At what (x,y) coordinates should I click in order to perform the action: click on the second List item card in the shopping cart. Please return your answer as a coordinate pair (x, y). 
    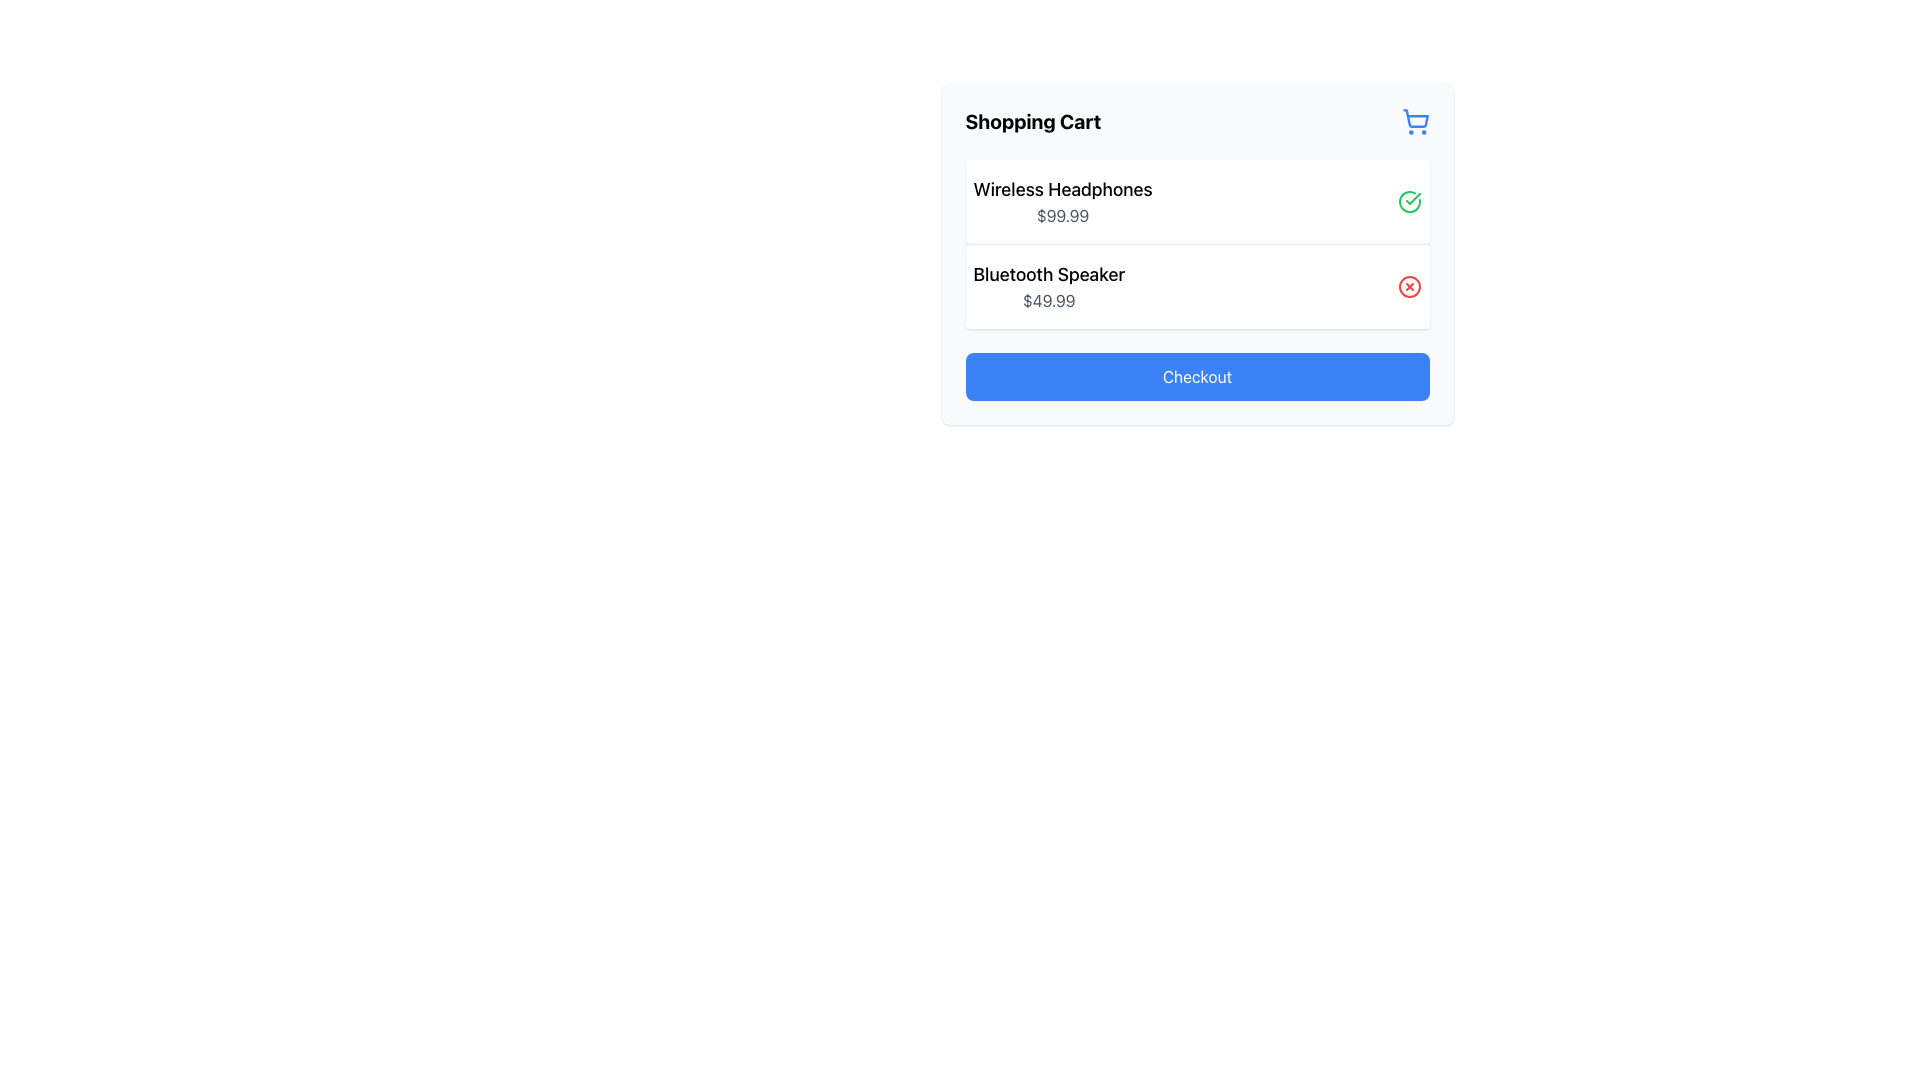
    Looking at the image, I should click on (1197, 286).